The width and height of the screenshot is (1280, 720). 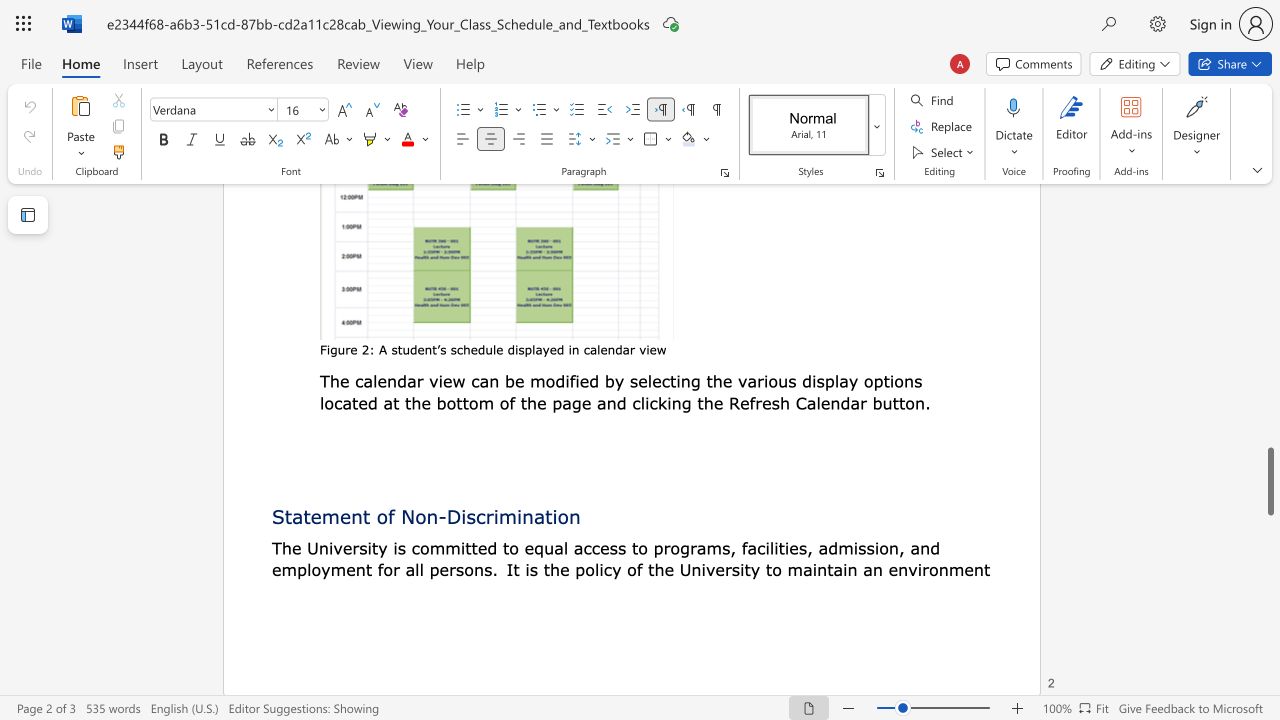 I want to click on the scrollbar to move the view up, so click(x=1269, y=390).